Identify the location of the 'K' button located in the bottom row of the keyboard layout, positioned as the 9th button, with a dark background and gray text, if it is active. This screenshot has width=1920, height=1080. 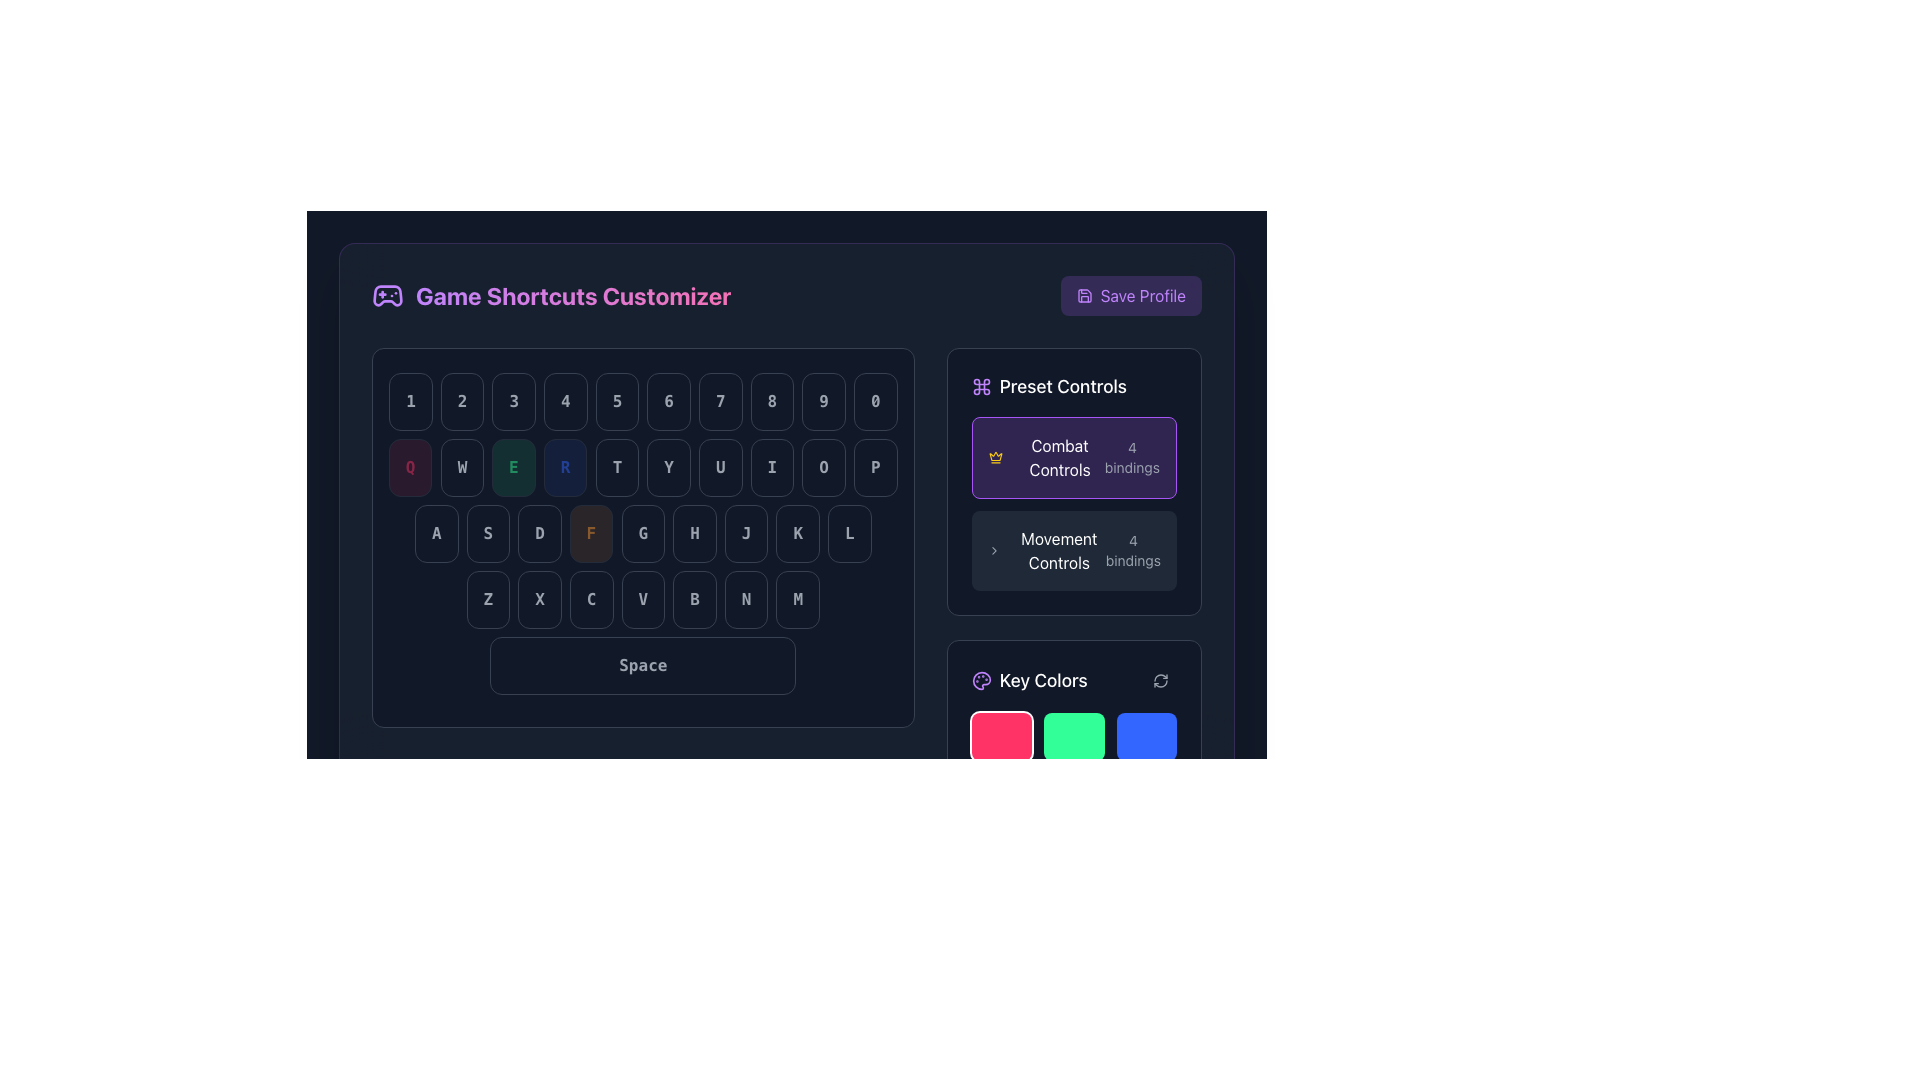
(797, 532).